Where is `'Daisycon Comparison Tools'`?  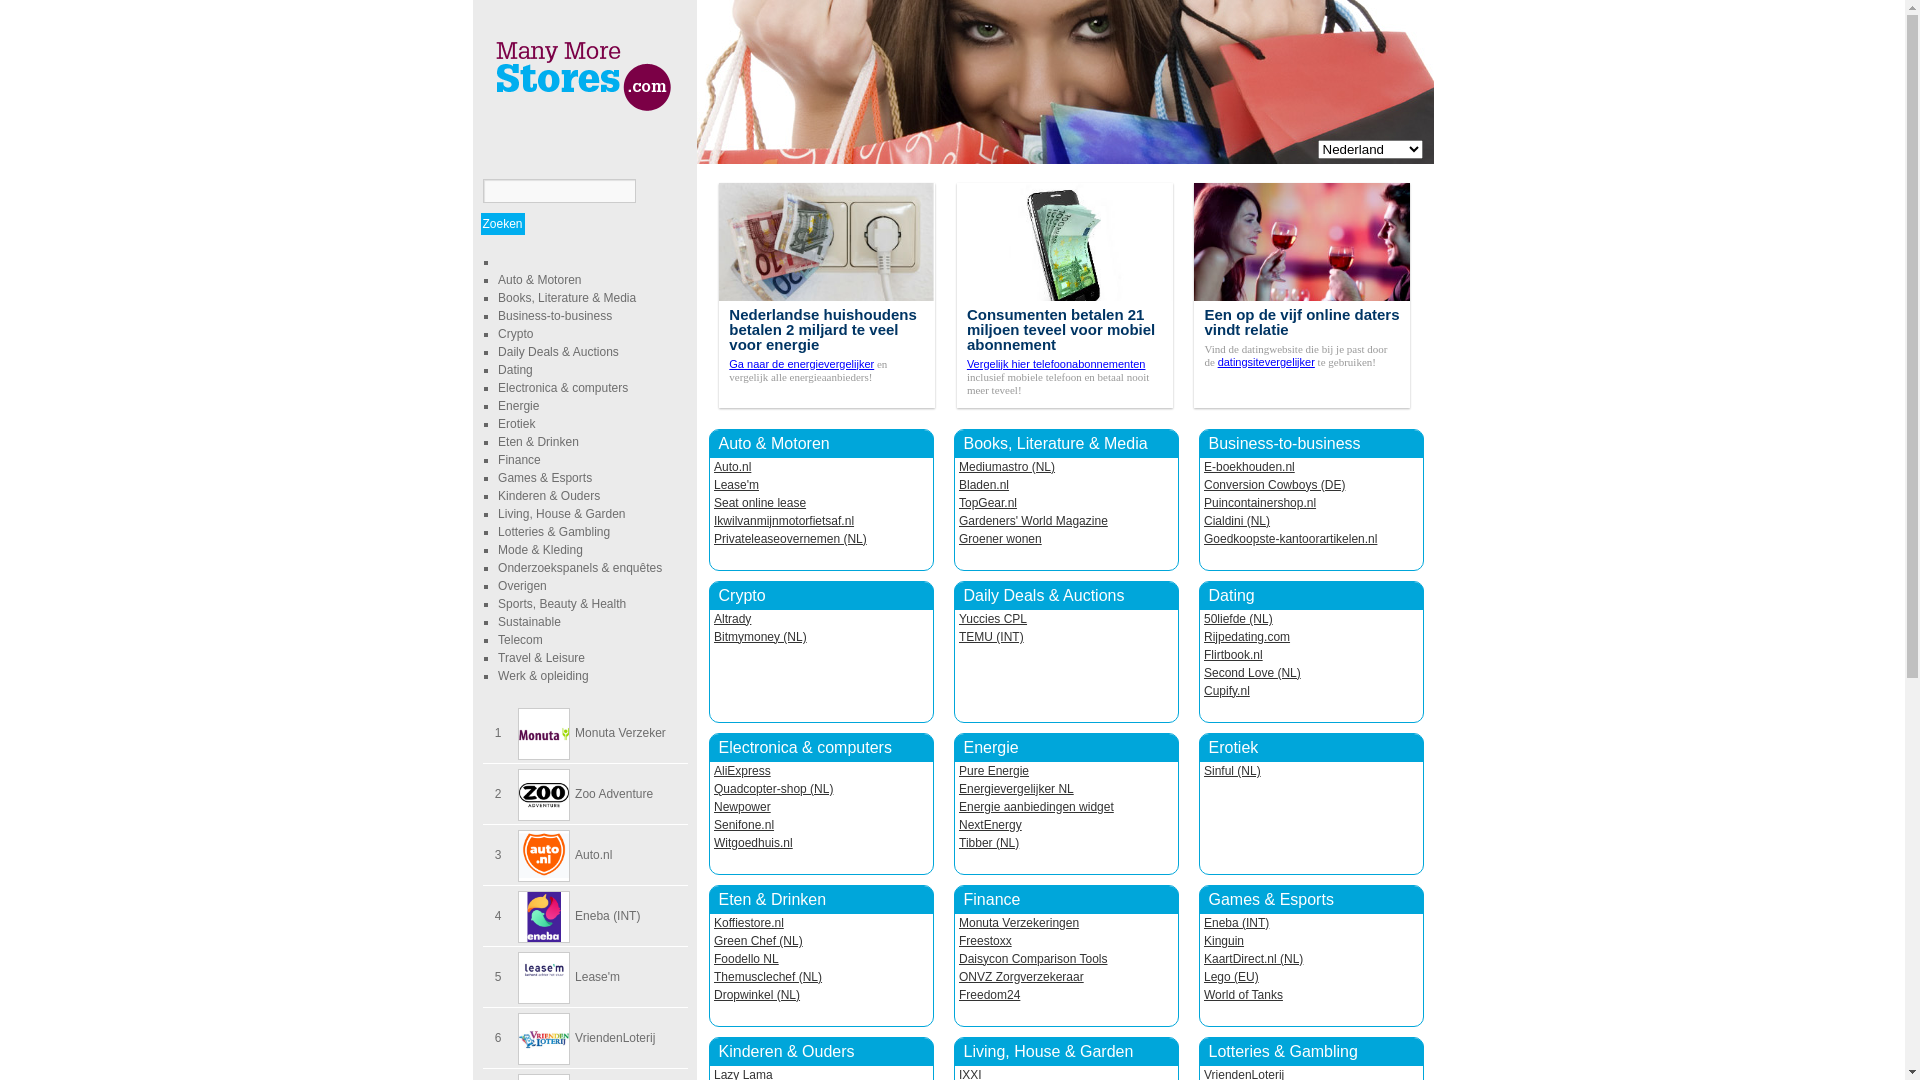 'Daisycon Comparison Tools' is located at coordinates (958, 958).